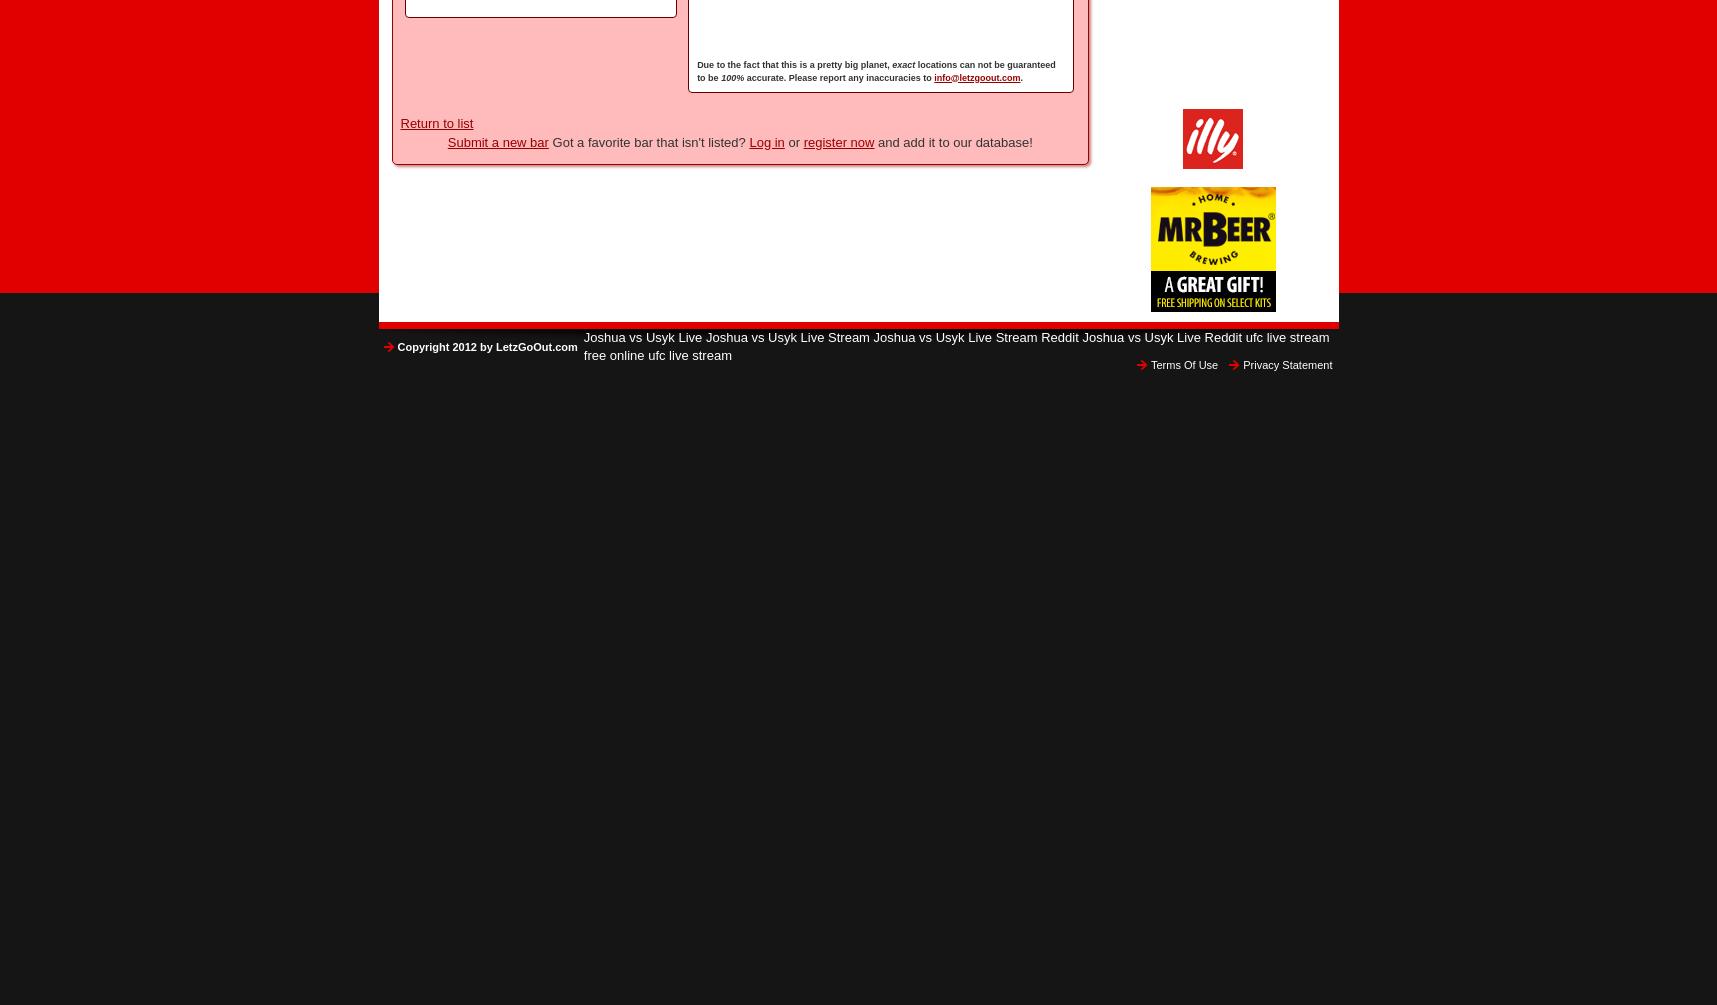 This screenshot has width=1717, height=1005. I want to click on 'exact', so click(903, 64).